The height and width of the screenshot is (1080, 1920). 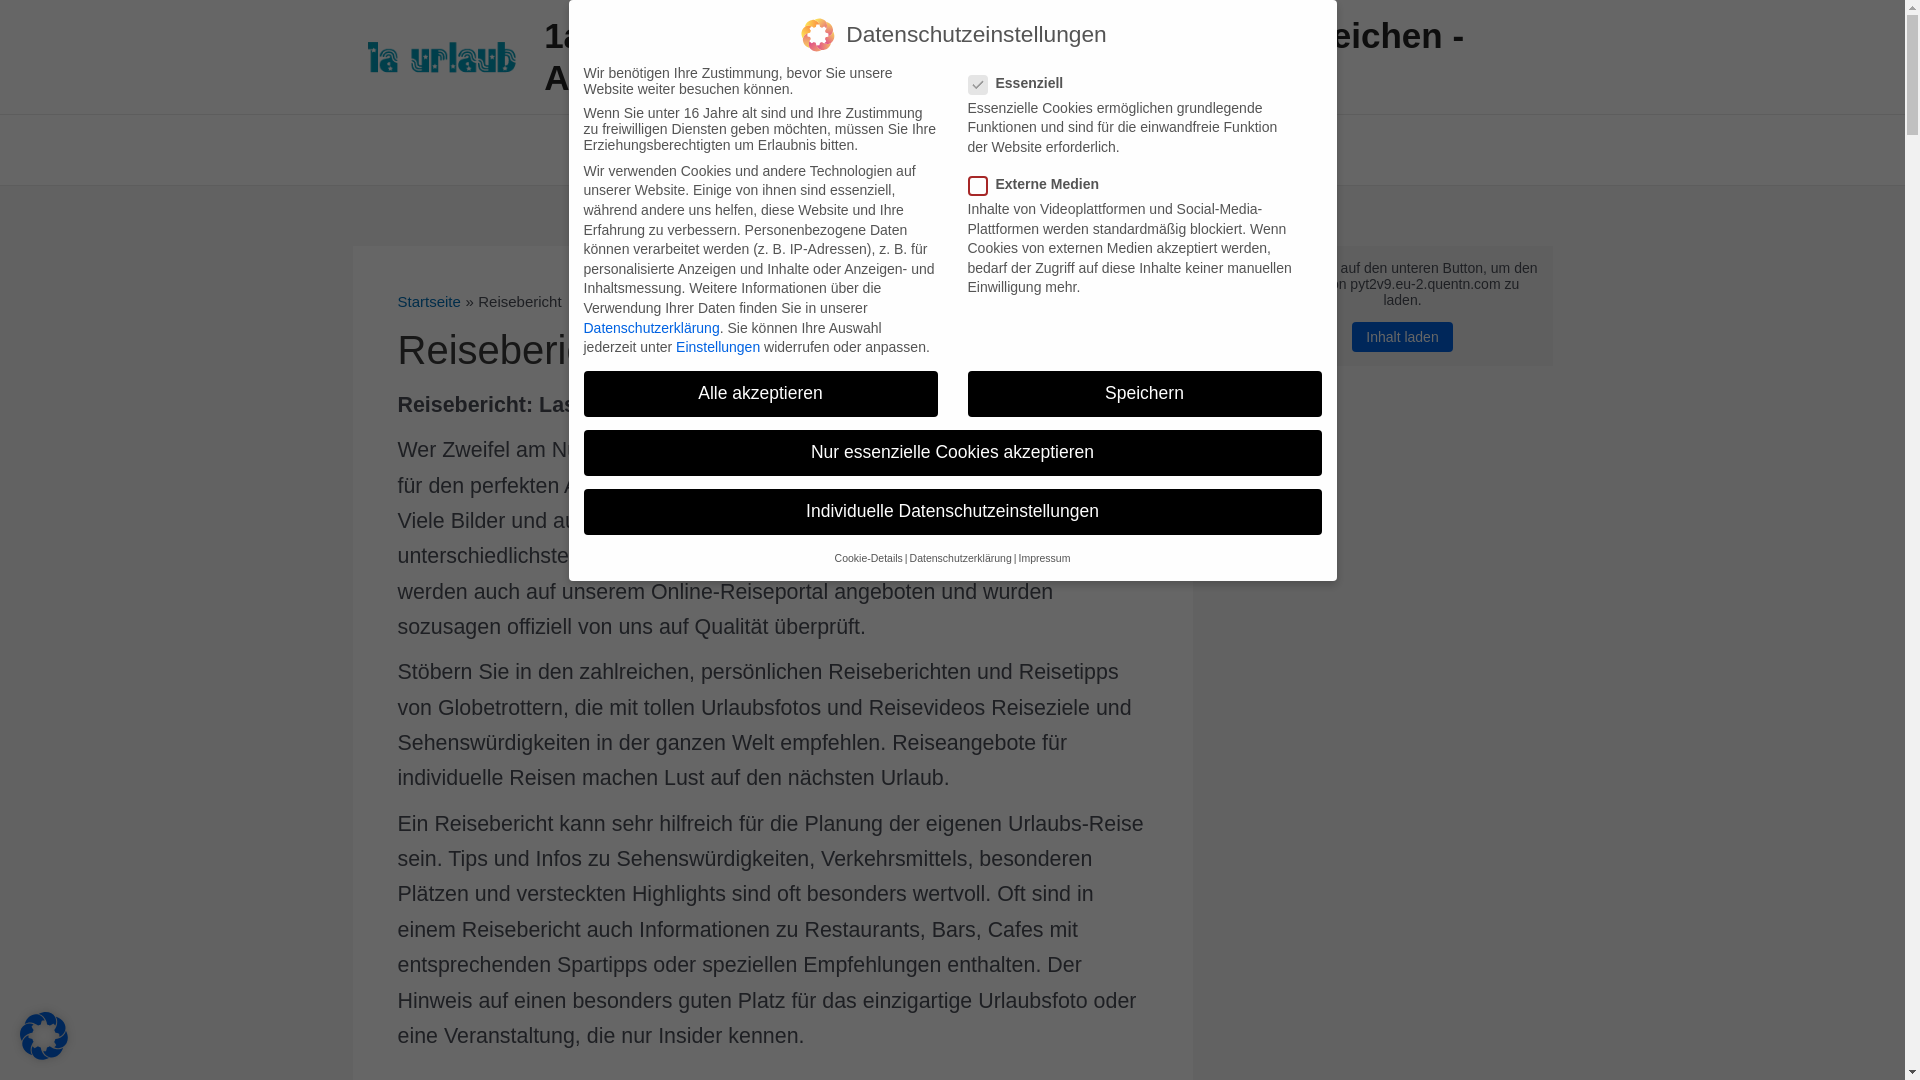 What do you see at coordinates (1400, 335) in the screenshot?
I see `'Inhalt laden'` at bounding box center [1400, 335].